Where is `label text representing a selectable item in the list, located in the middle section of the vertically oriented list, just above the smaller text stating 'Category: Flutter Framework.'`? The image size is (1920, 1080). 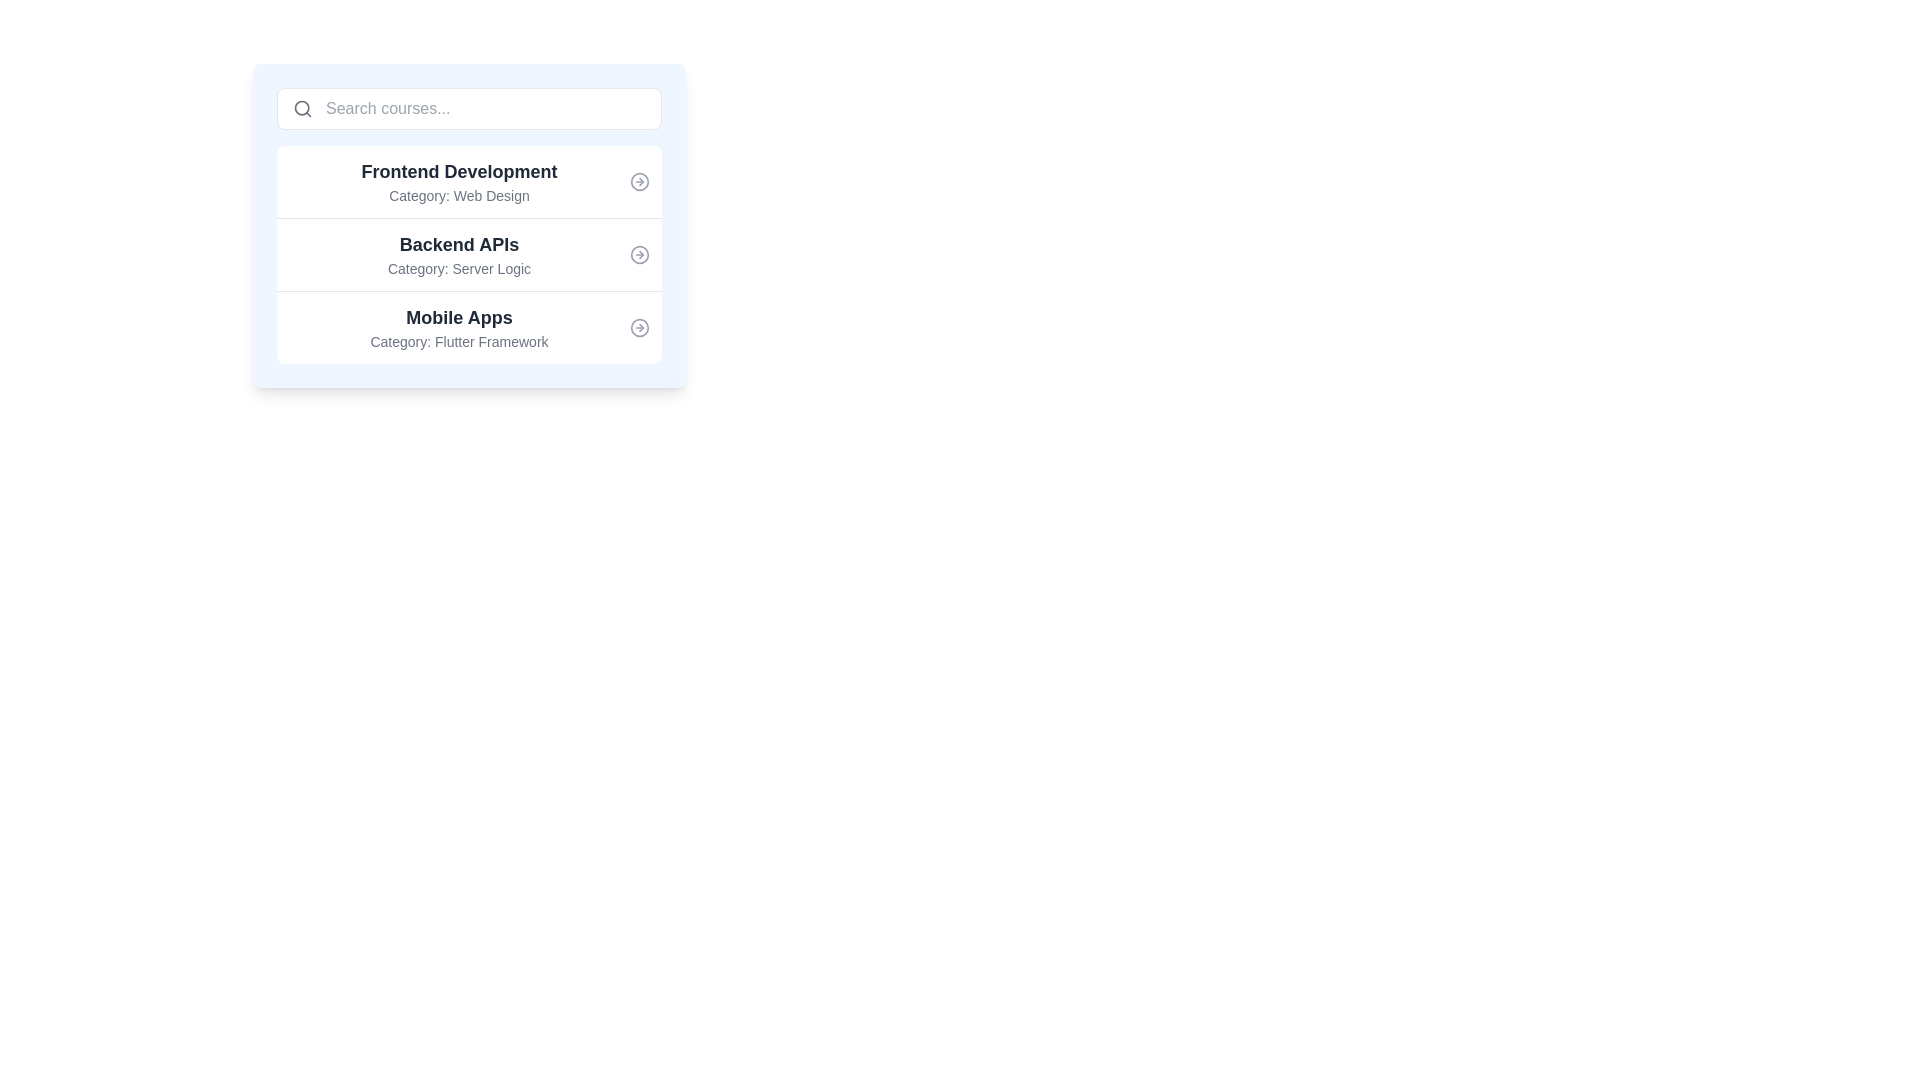
label text representing a selectable item in the list, located in the middle section of the vertically oriented list, just above the smaller text stating 'Category: Flutter Framework.' is located at coordinates (458, 316).